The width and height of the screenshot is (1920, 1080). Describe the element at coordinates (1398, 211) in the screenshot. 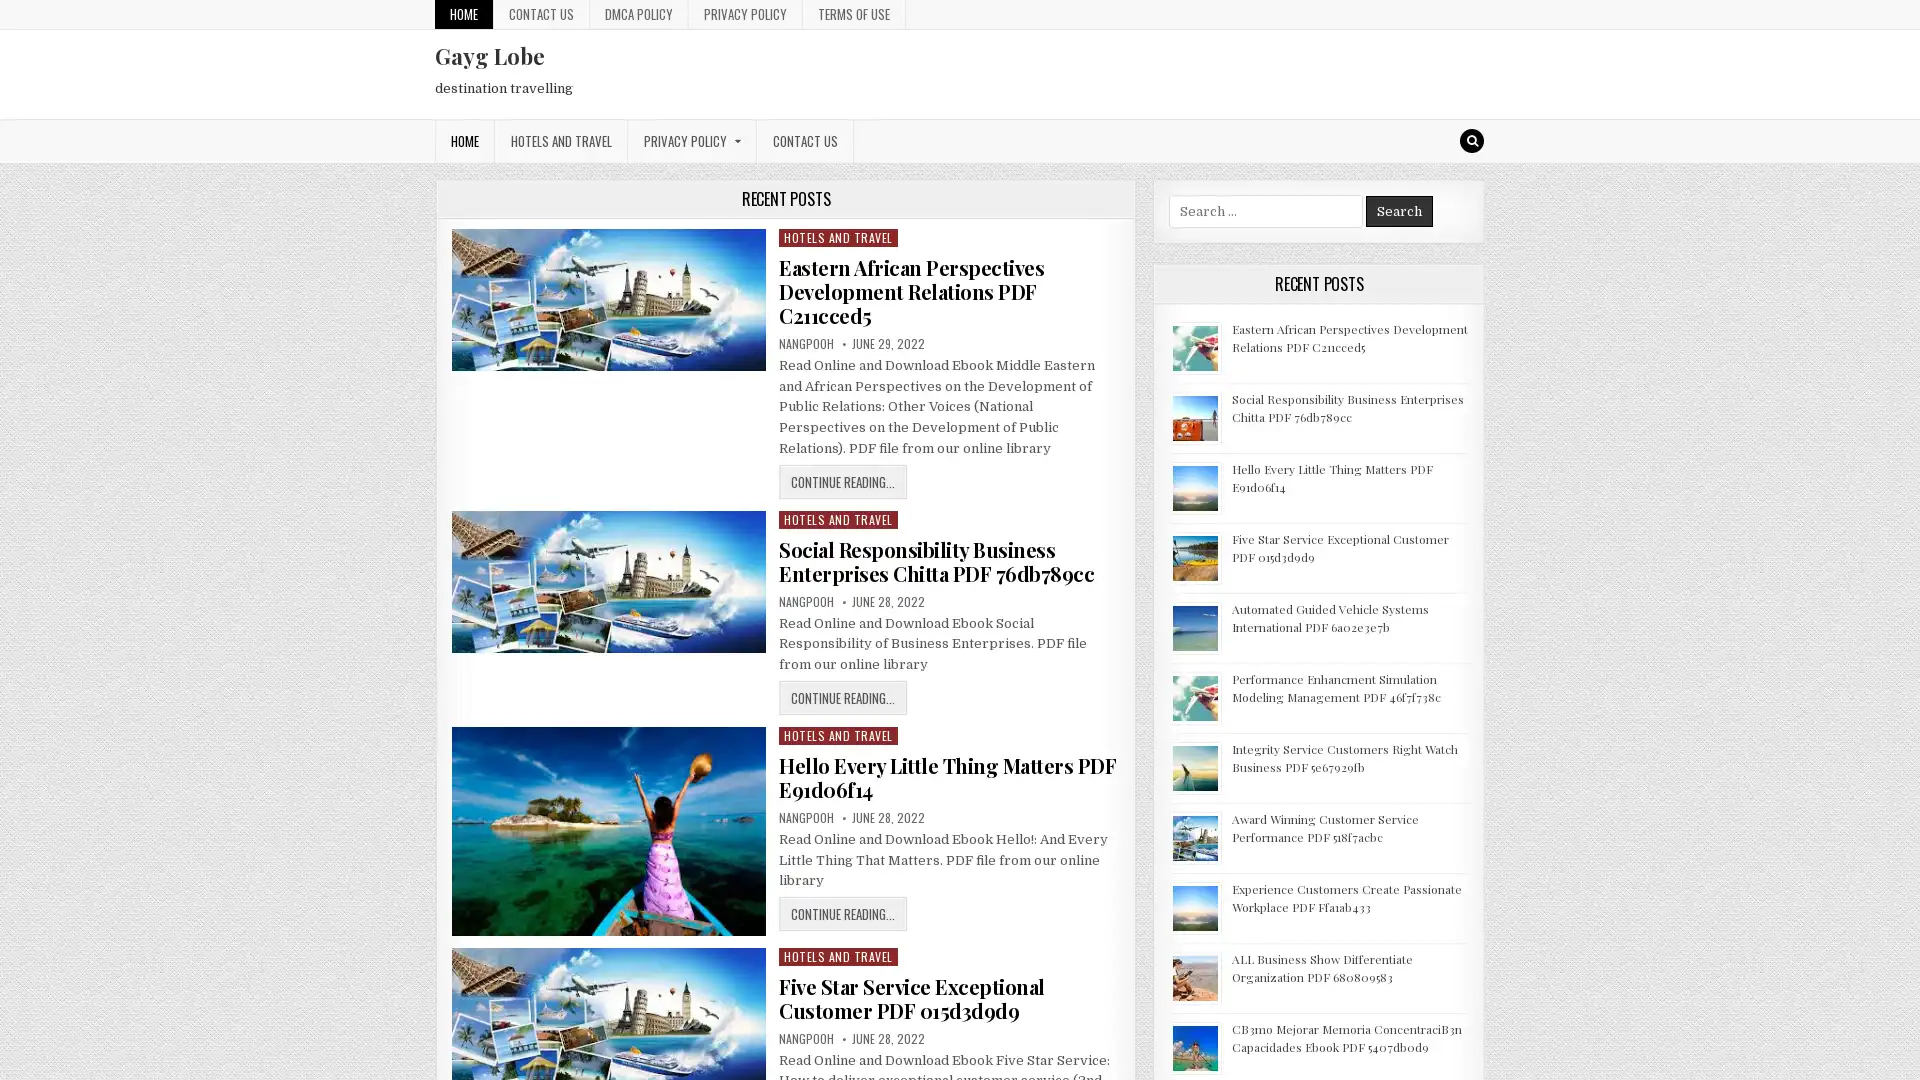

I see `Search` at that location.